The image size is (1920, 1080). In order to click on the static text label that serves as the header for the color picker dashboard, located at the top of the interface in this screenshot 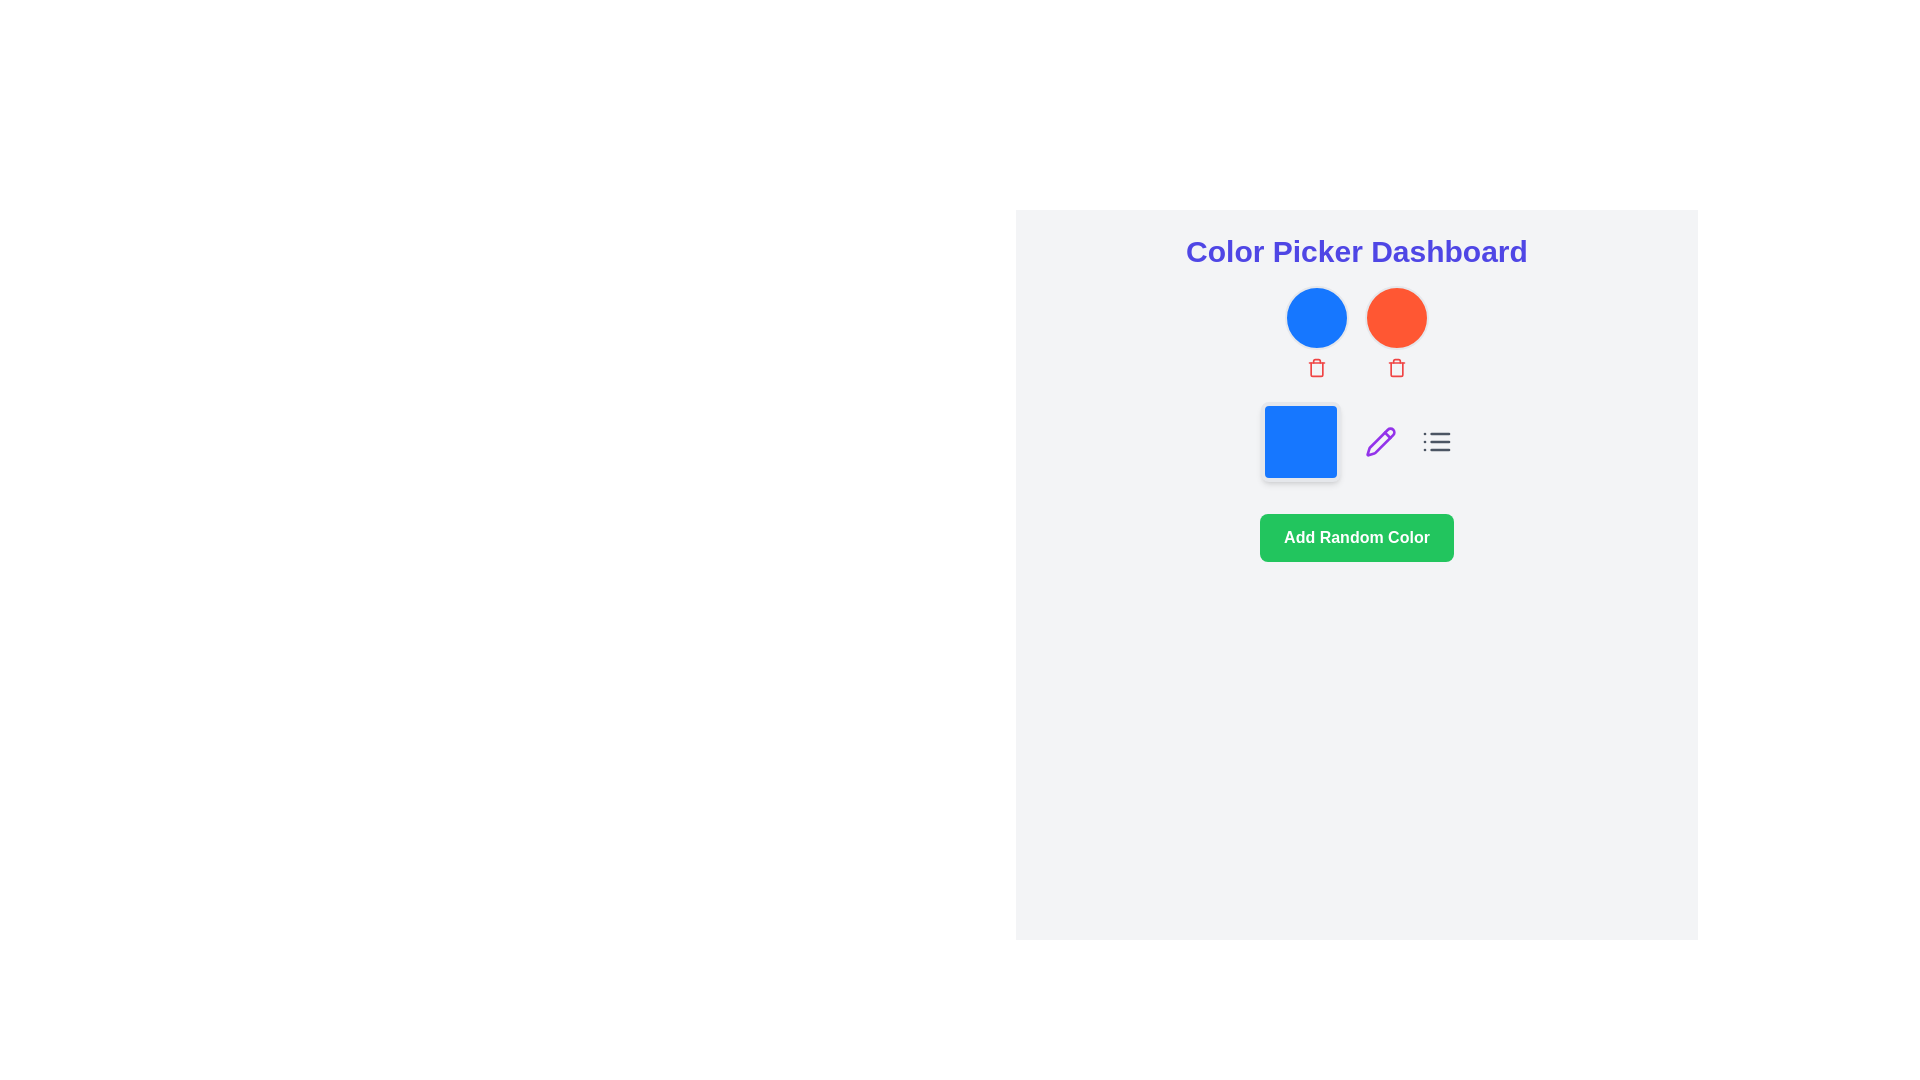, I will do `click(1357, 250)`.